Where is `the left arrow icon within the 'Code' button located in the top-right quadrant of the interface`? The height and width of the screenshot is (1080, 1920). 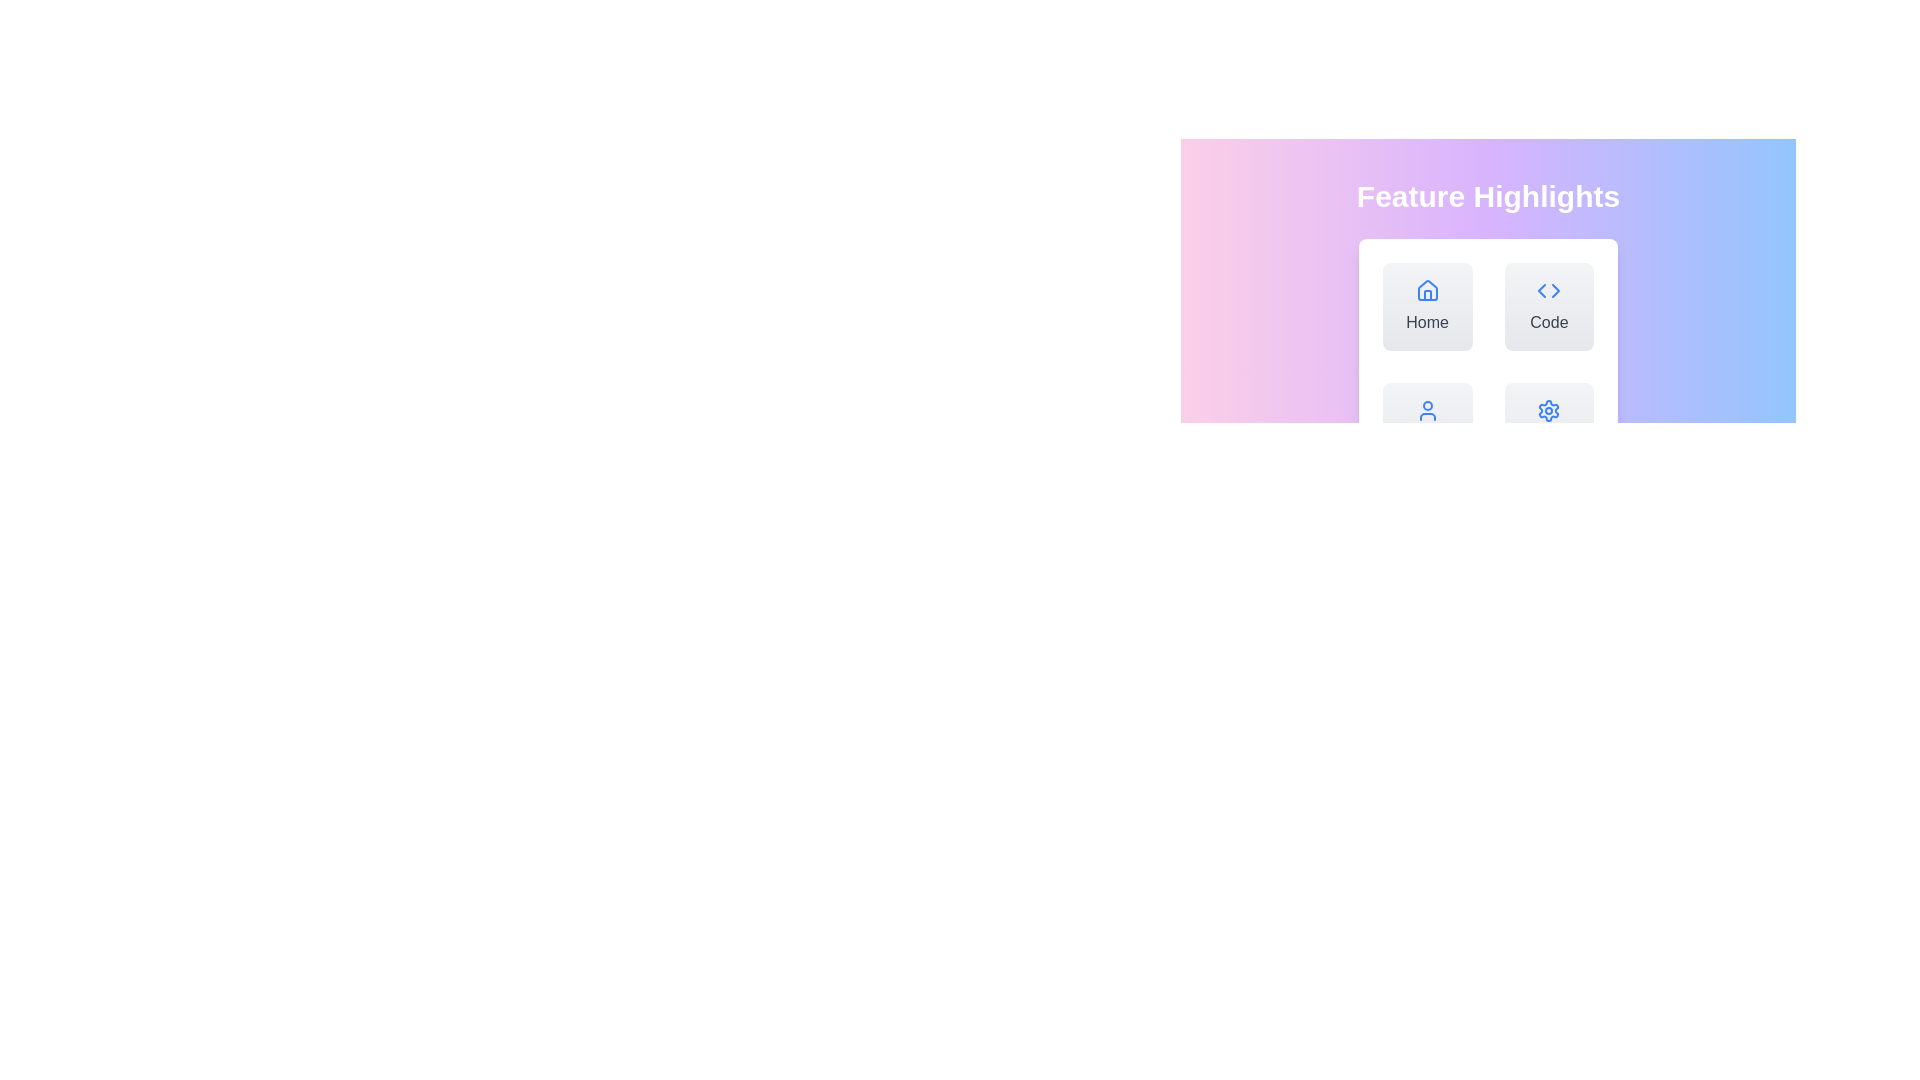 the left arrow icon within the 'Code' button located in the top-right quadrant of the interface is located at coordinates (1541, 290).